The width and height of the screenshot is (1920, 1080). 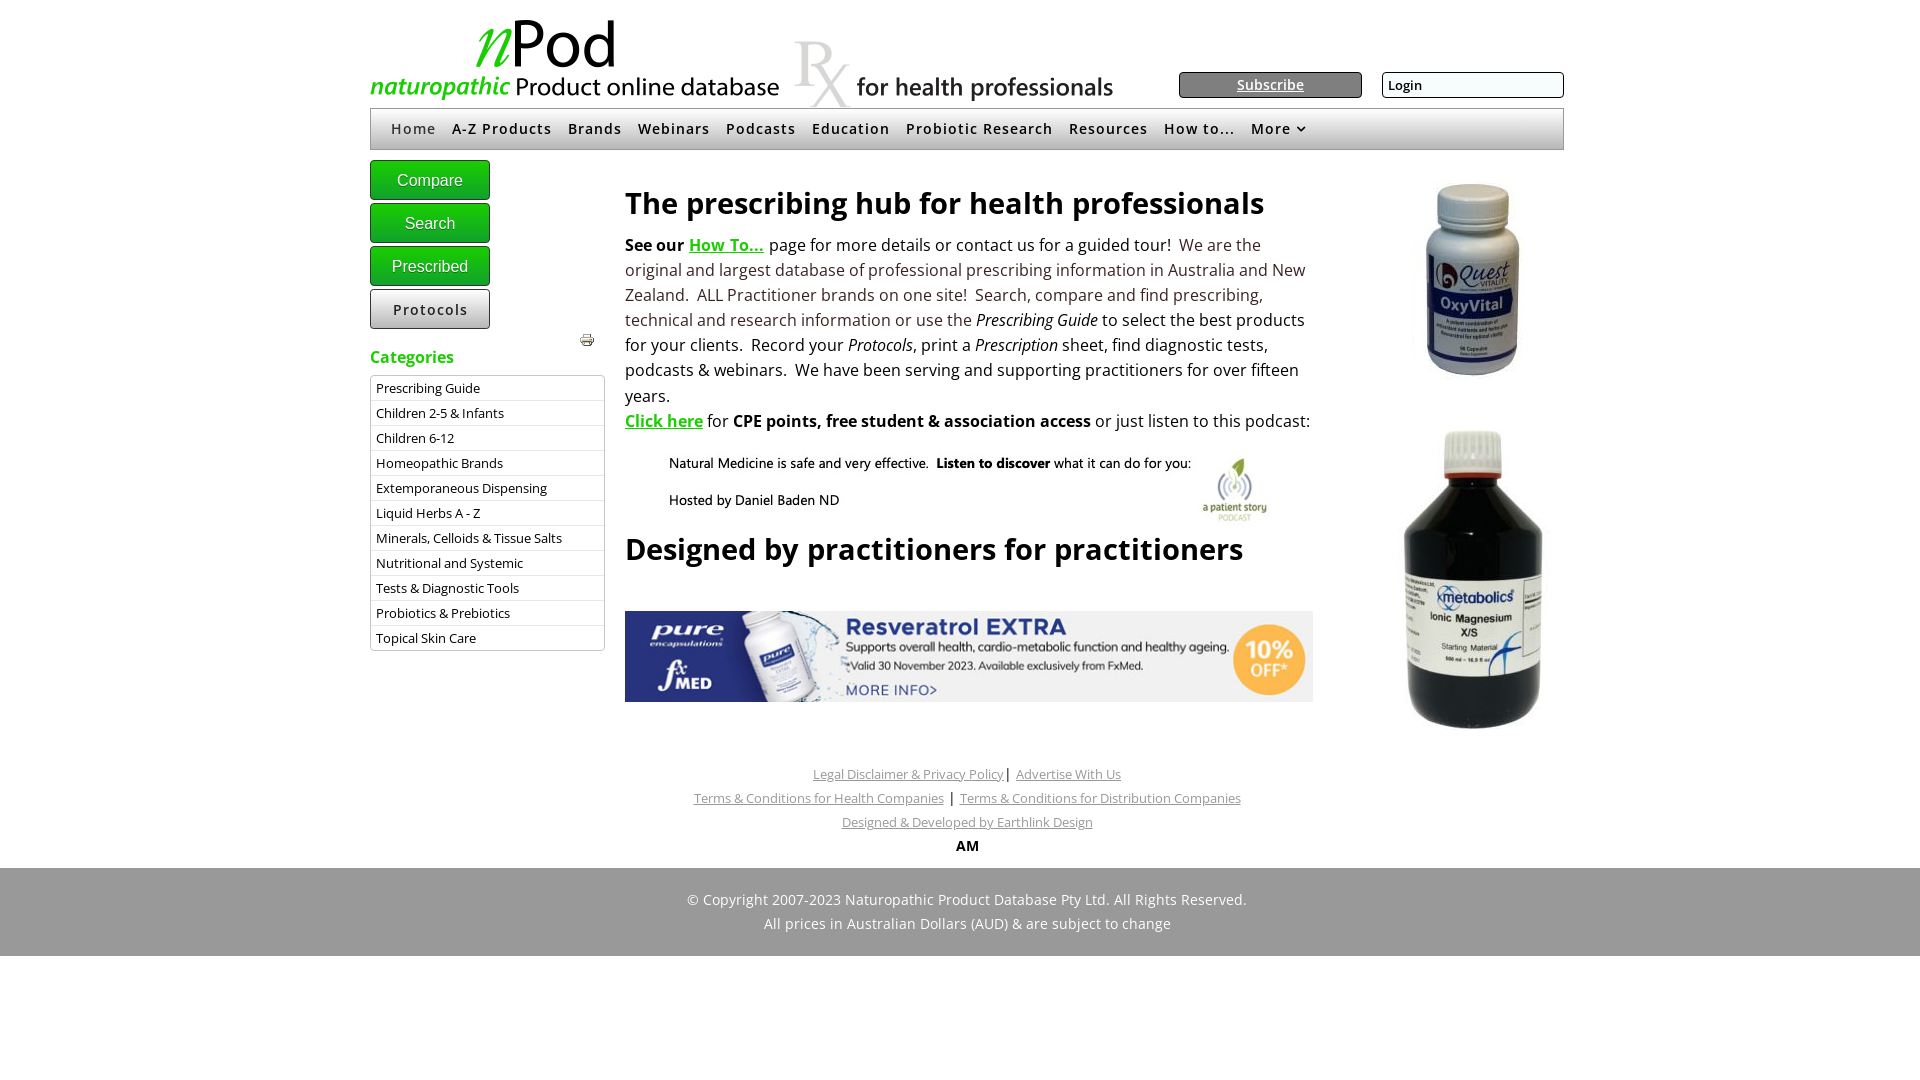 I want to click on 'Protocols', so click(x=429, y=308).